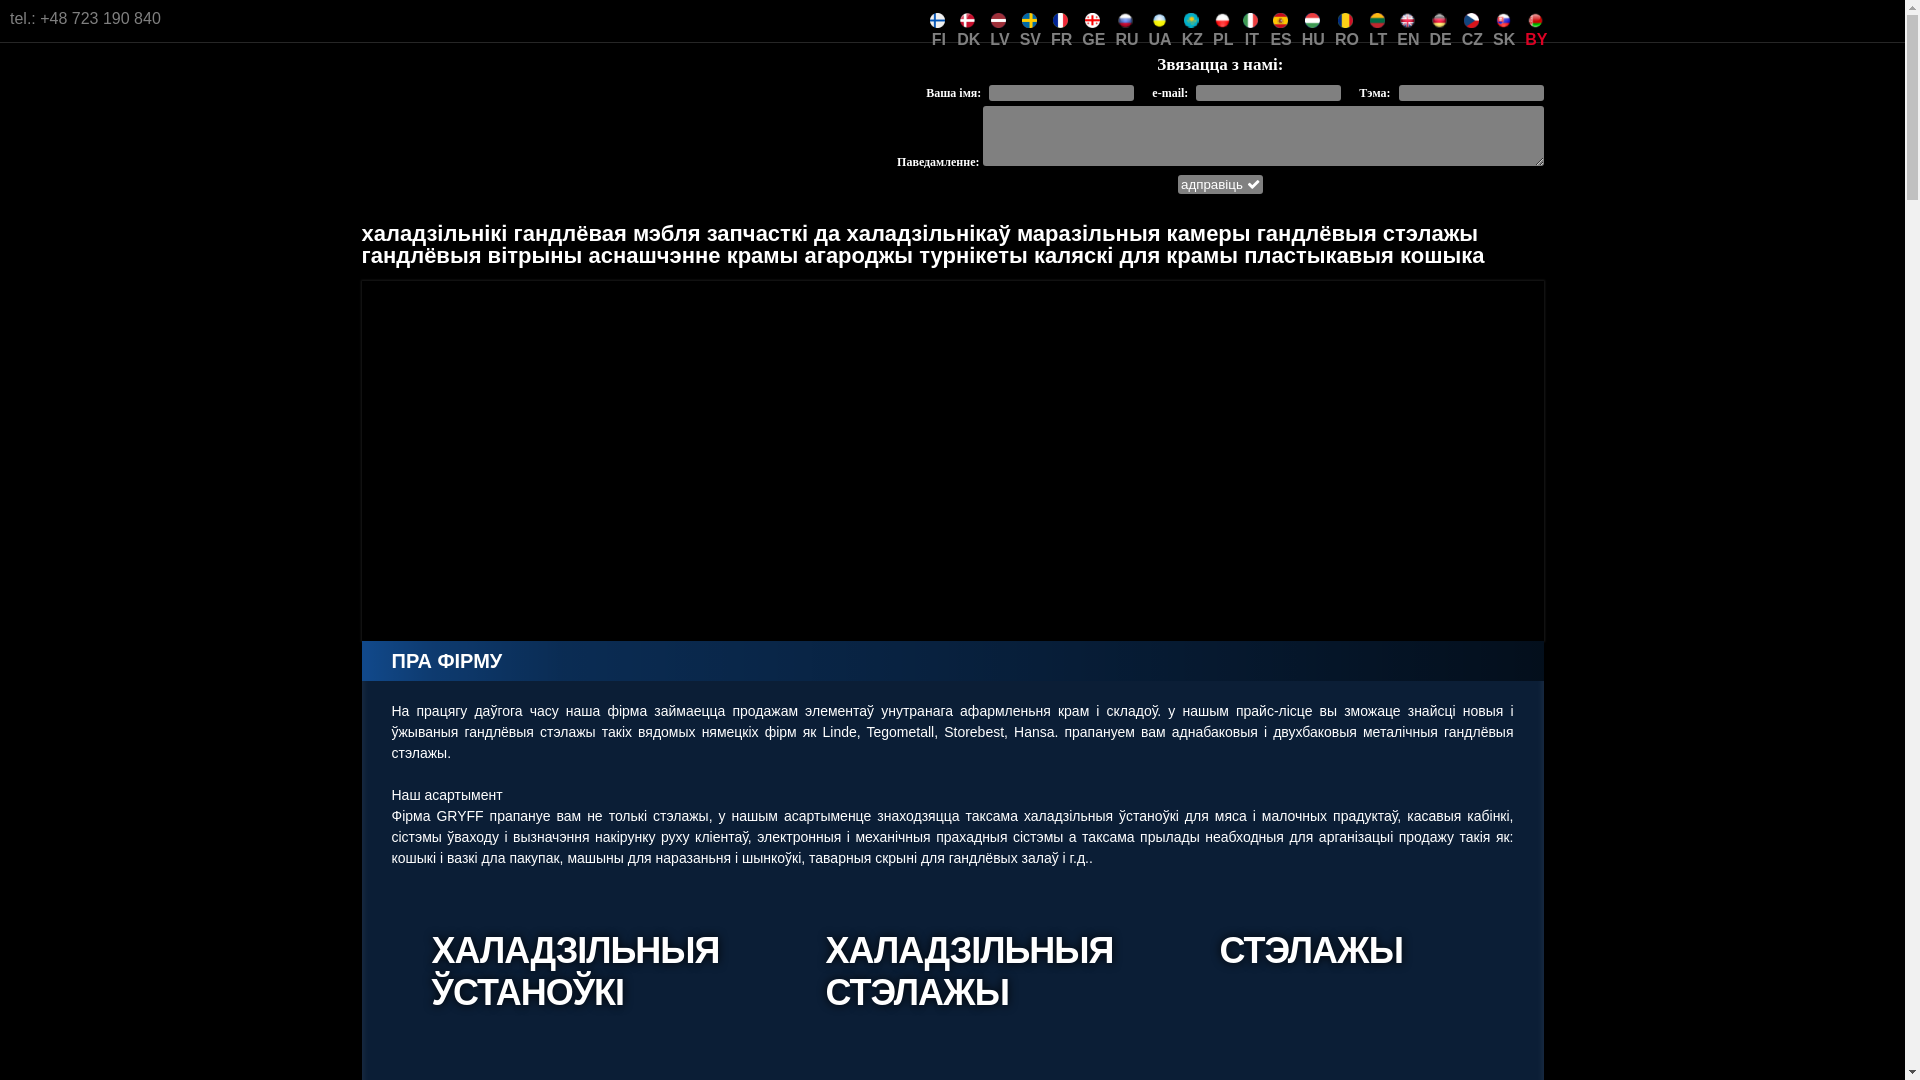  What do you see at coordinates (1060, 19) in the screenshot?
I see `'FR'` at bounding box center [1060, 19].